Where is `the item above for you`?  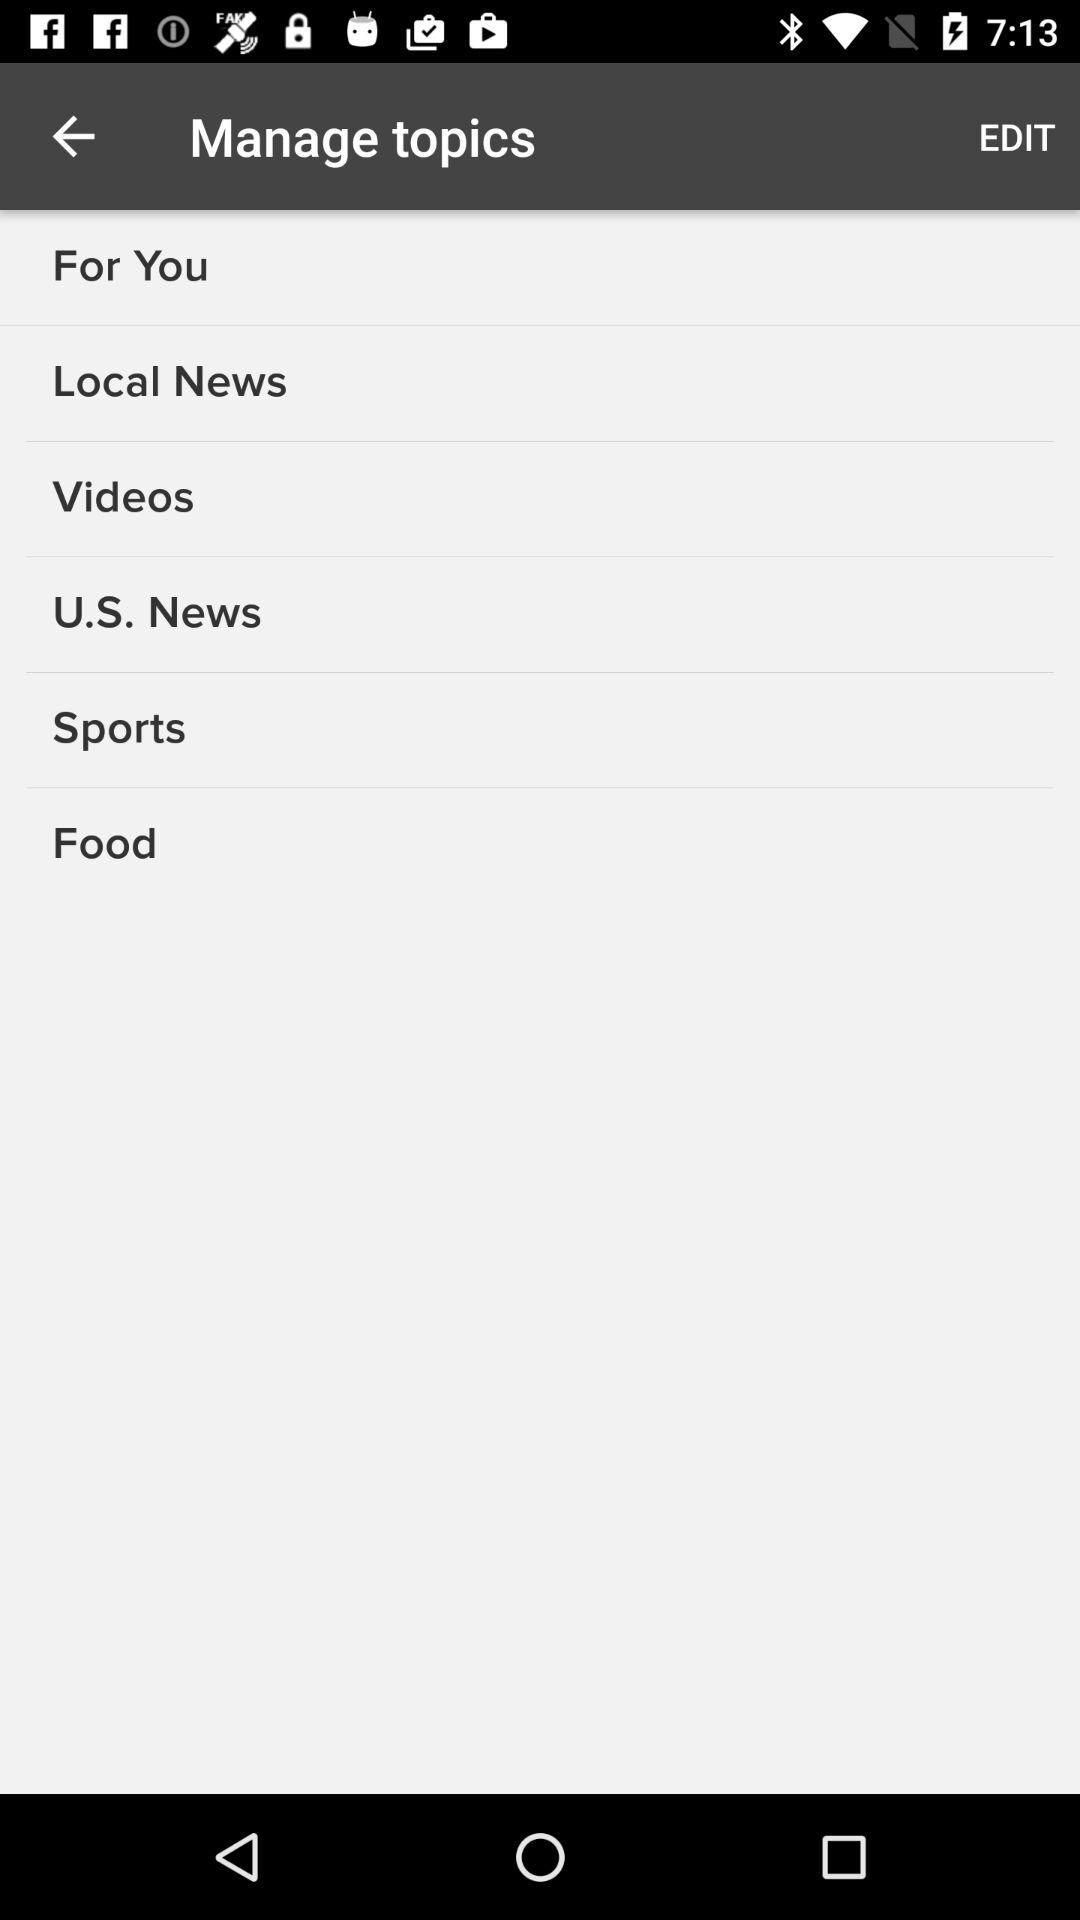
the item above for you is located at coordinates (72, 135).